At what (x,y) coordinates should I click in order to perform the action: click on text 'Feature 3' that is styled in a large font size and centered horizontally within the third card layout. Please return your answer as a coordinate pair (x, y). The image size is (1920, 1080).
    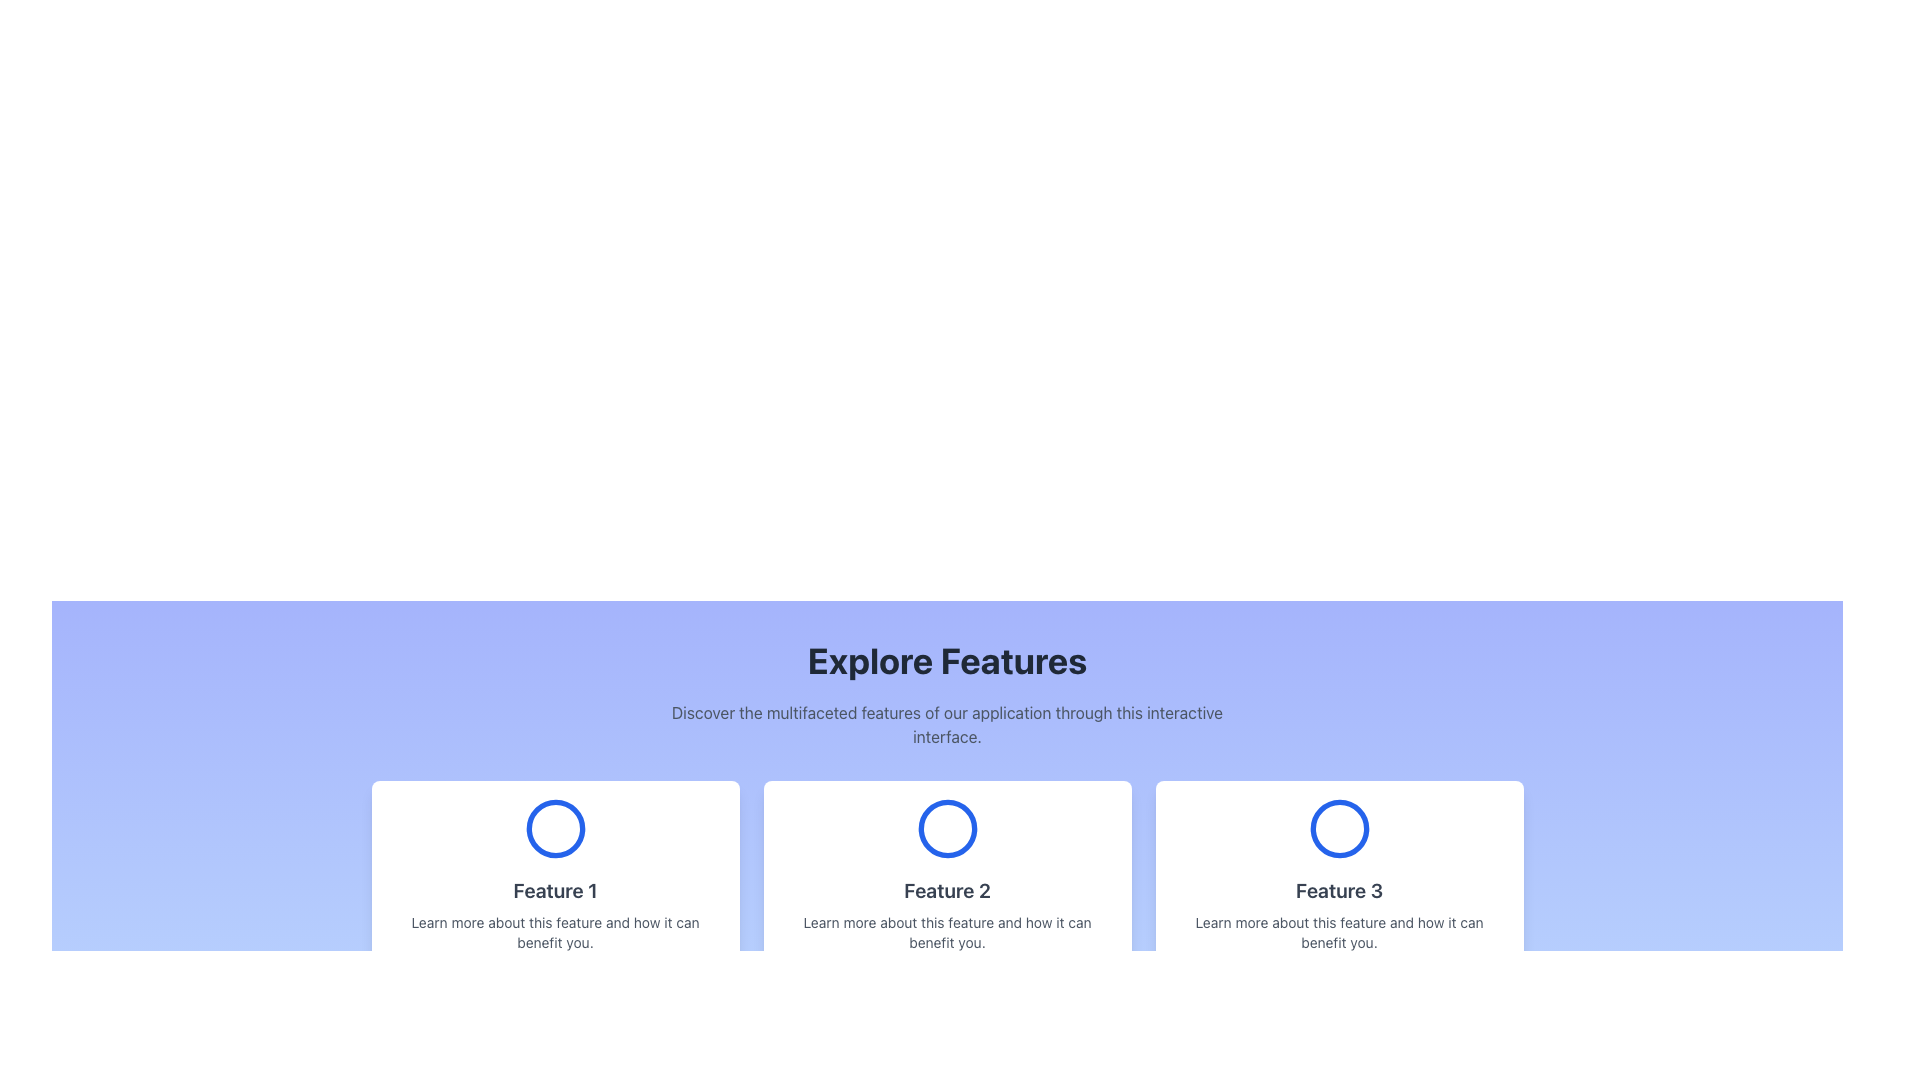
    Looking at the image, I should click on (1339, 890).